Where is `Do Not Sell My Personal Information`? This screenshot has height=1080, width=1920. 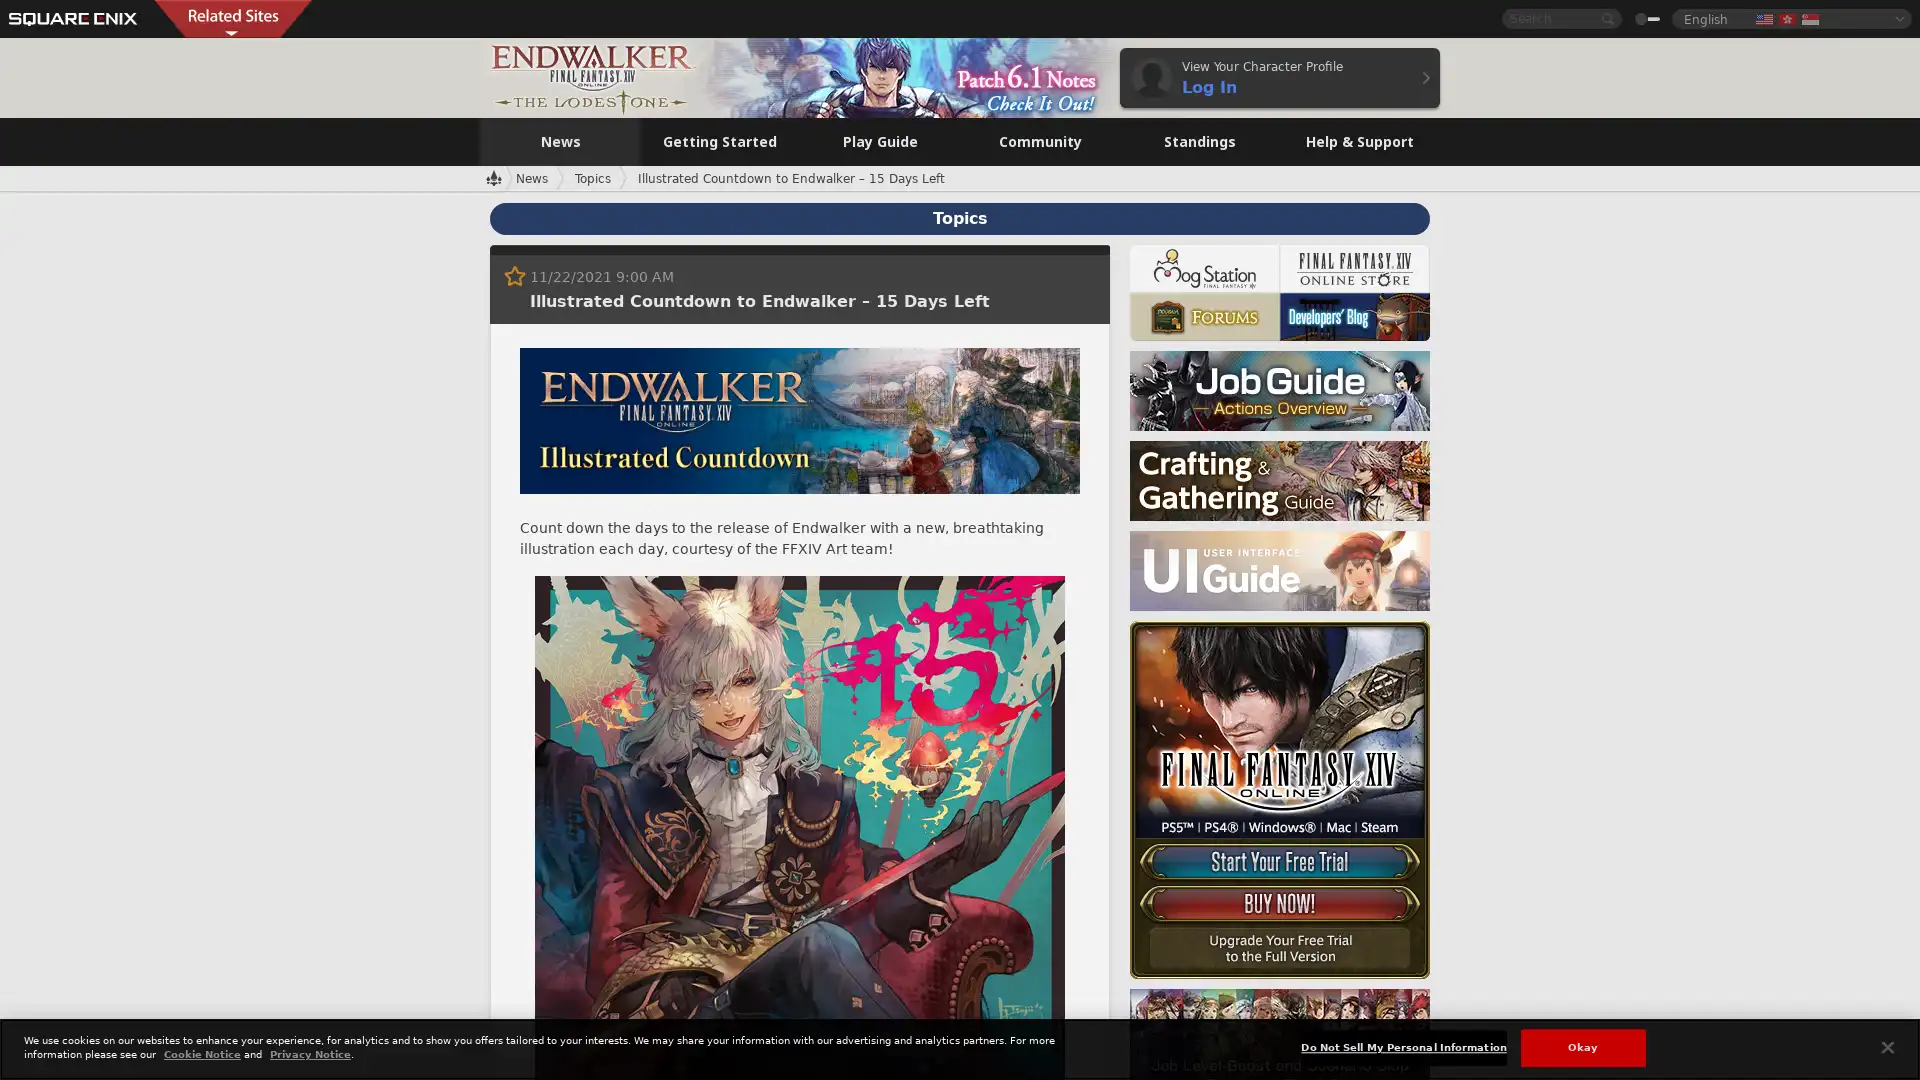
Do Not Sell My Personal Information is located at coordinates (1402, 1046).